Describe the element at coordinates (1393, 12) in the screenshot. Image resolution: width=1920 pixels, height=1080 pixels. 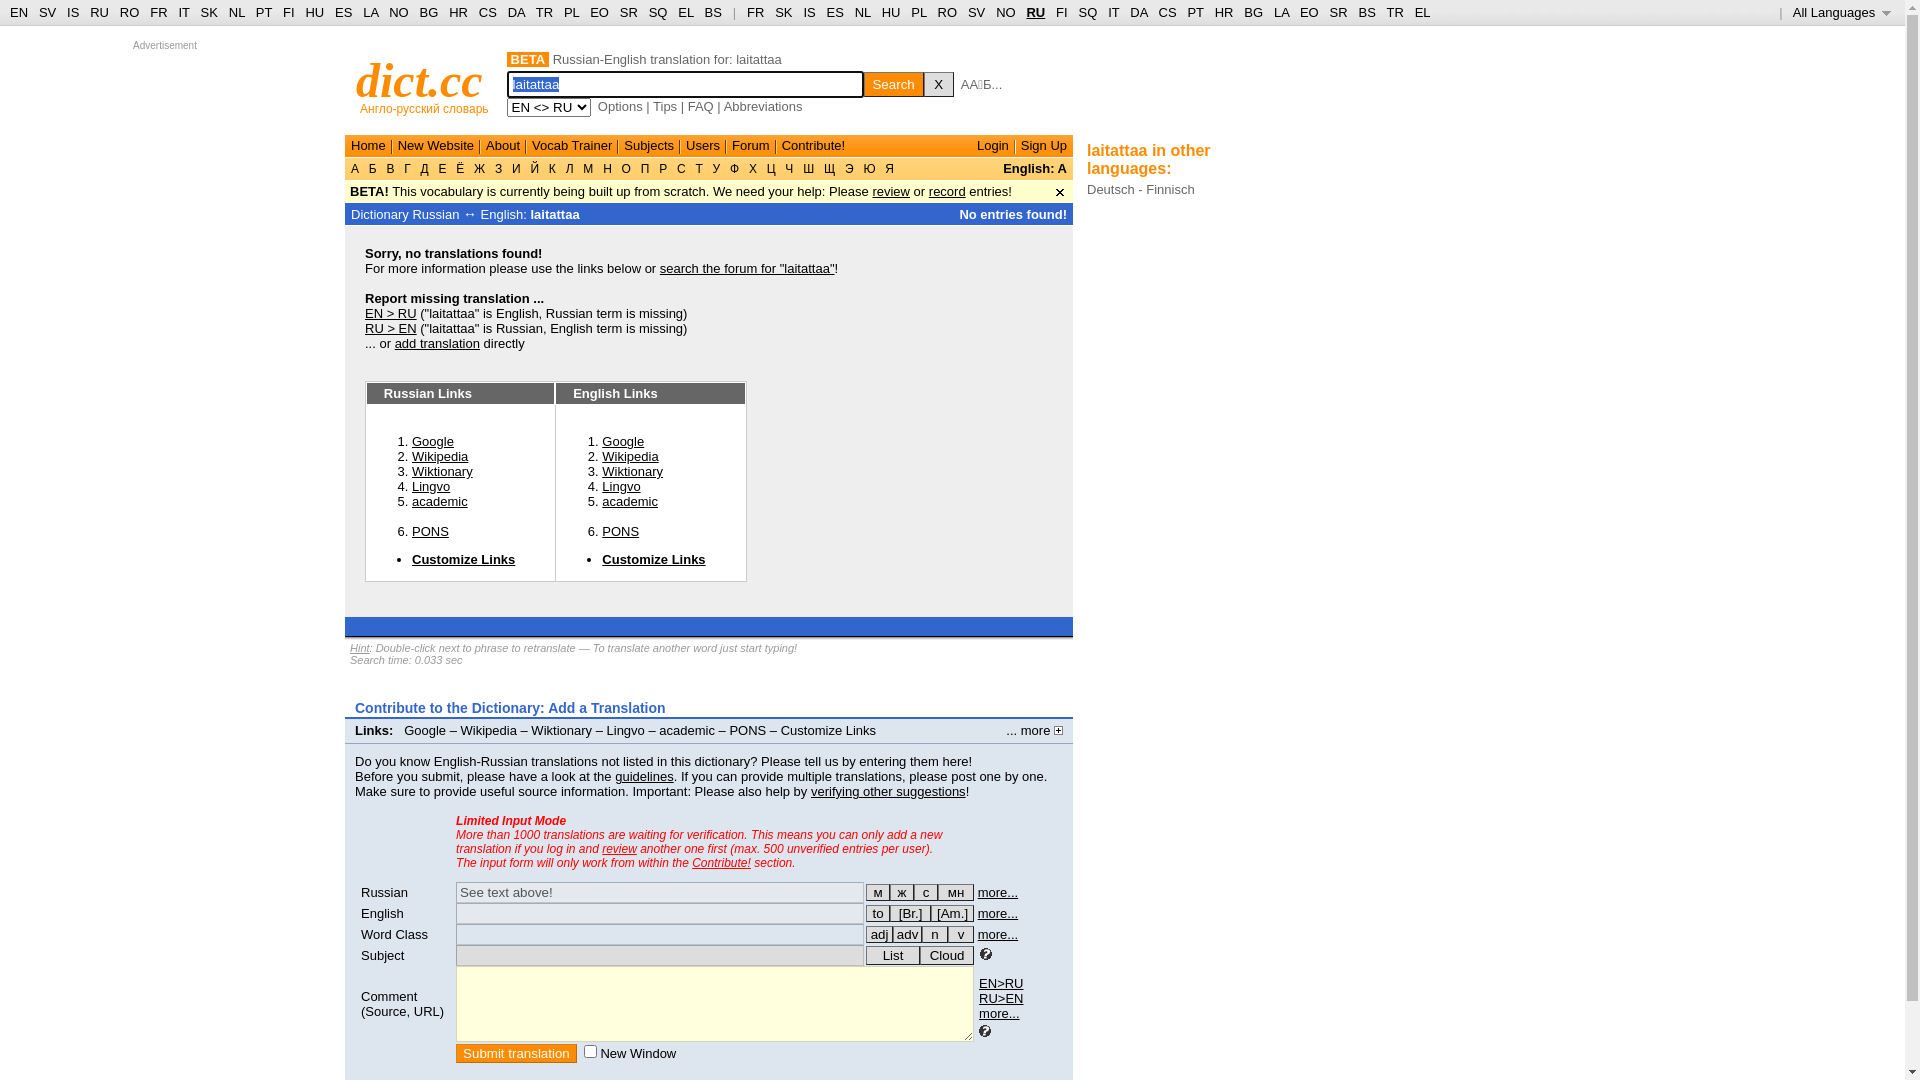
I see `'TR'` at that location.